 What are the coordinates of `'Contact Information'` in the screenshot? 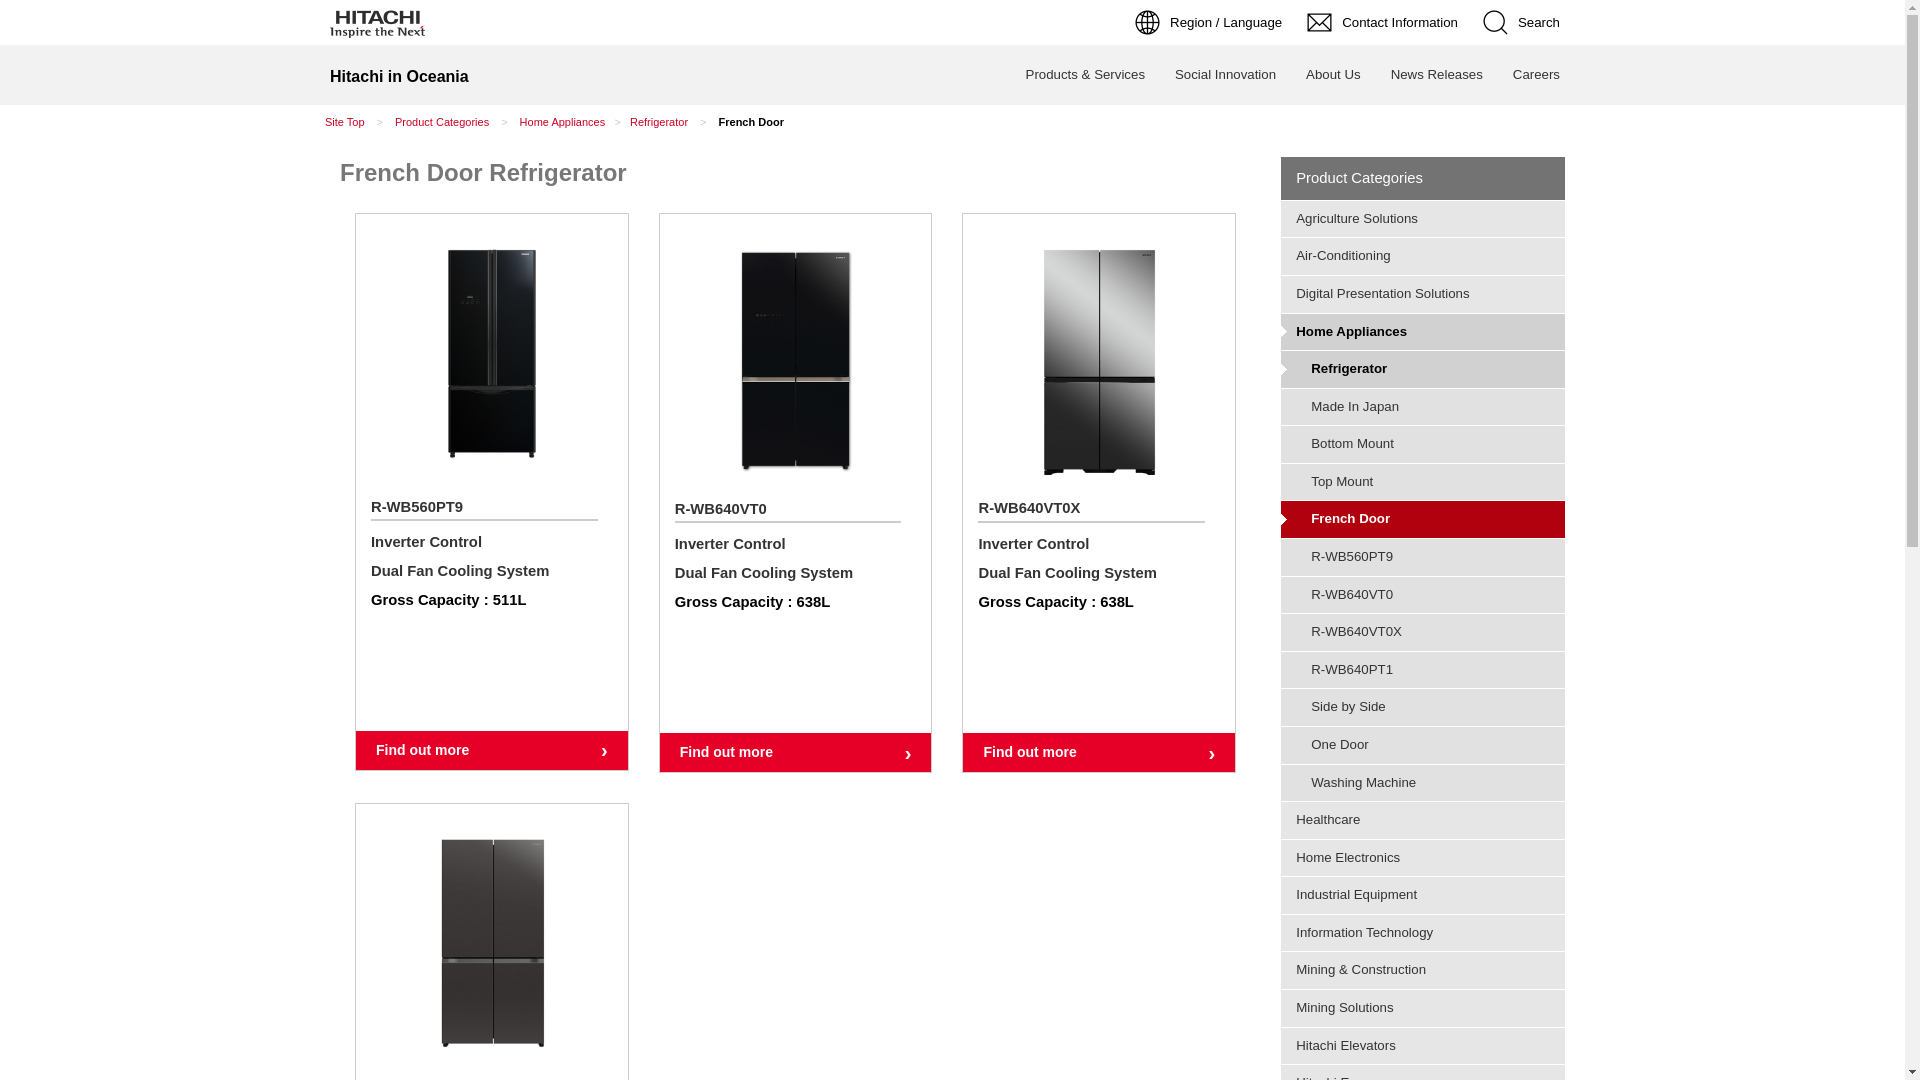 It's located at (1384, 22).